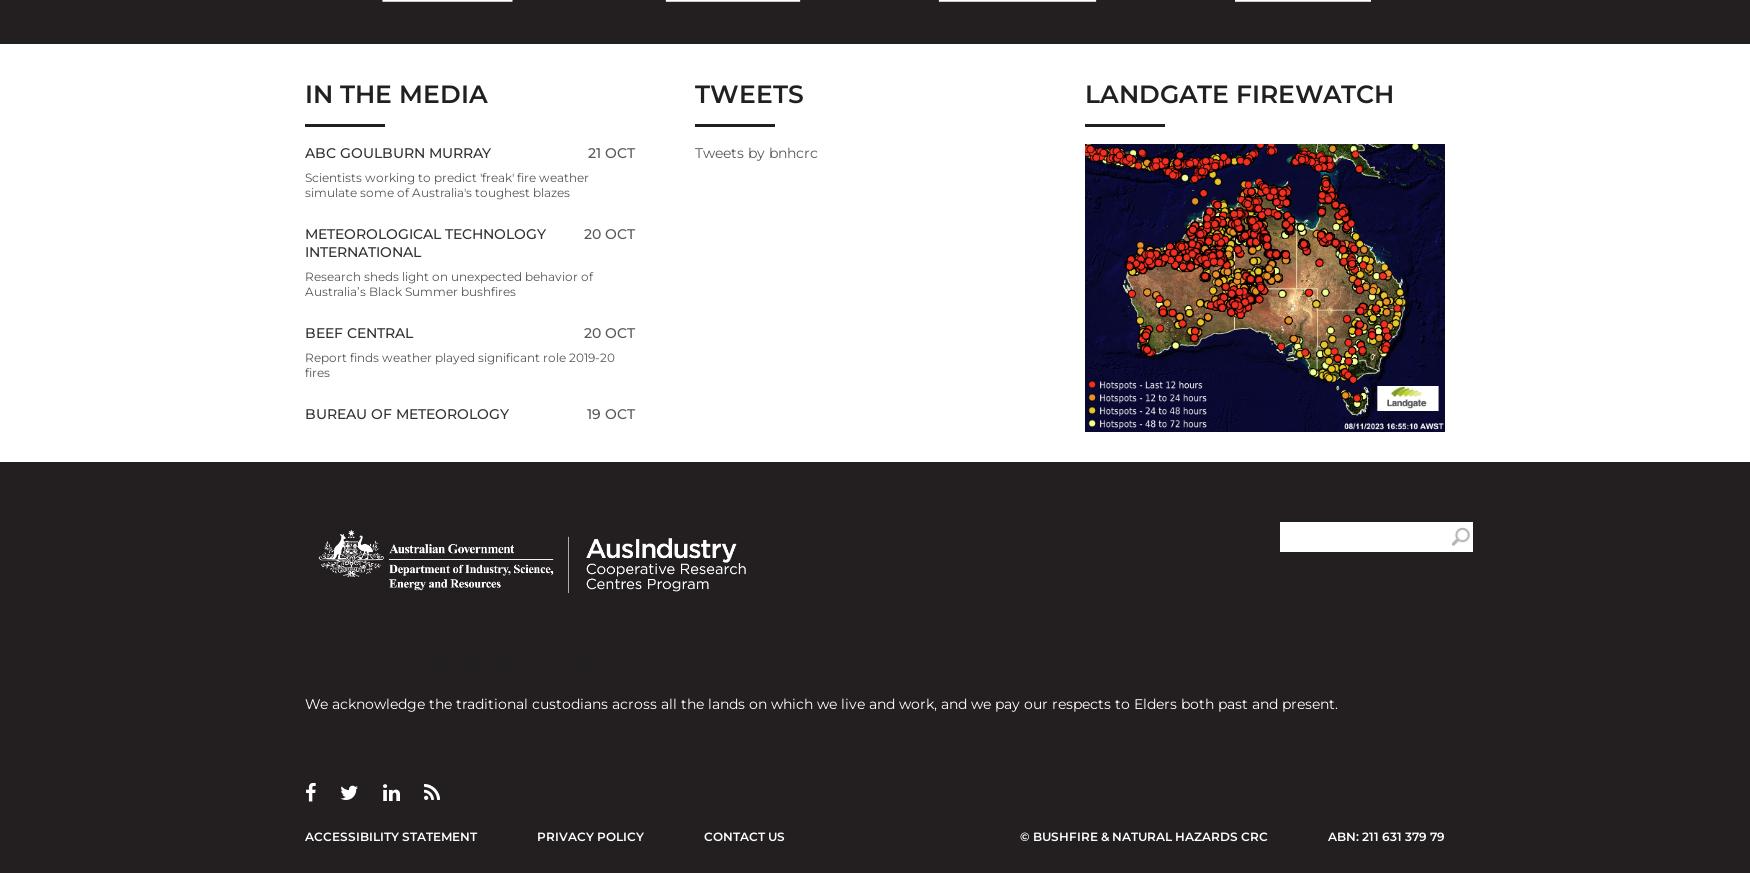  I want to click on 'news.com.au', so click(358, 735).